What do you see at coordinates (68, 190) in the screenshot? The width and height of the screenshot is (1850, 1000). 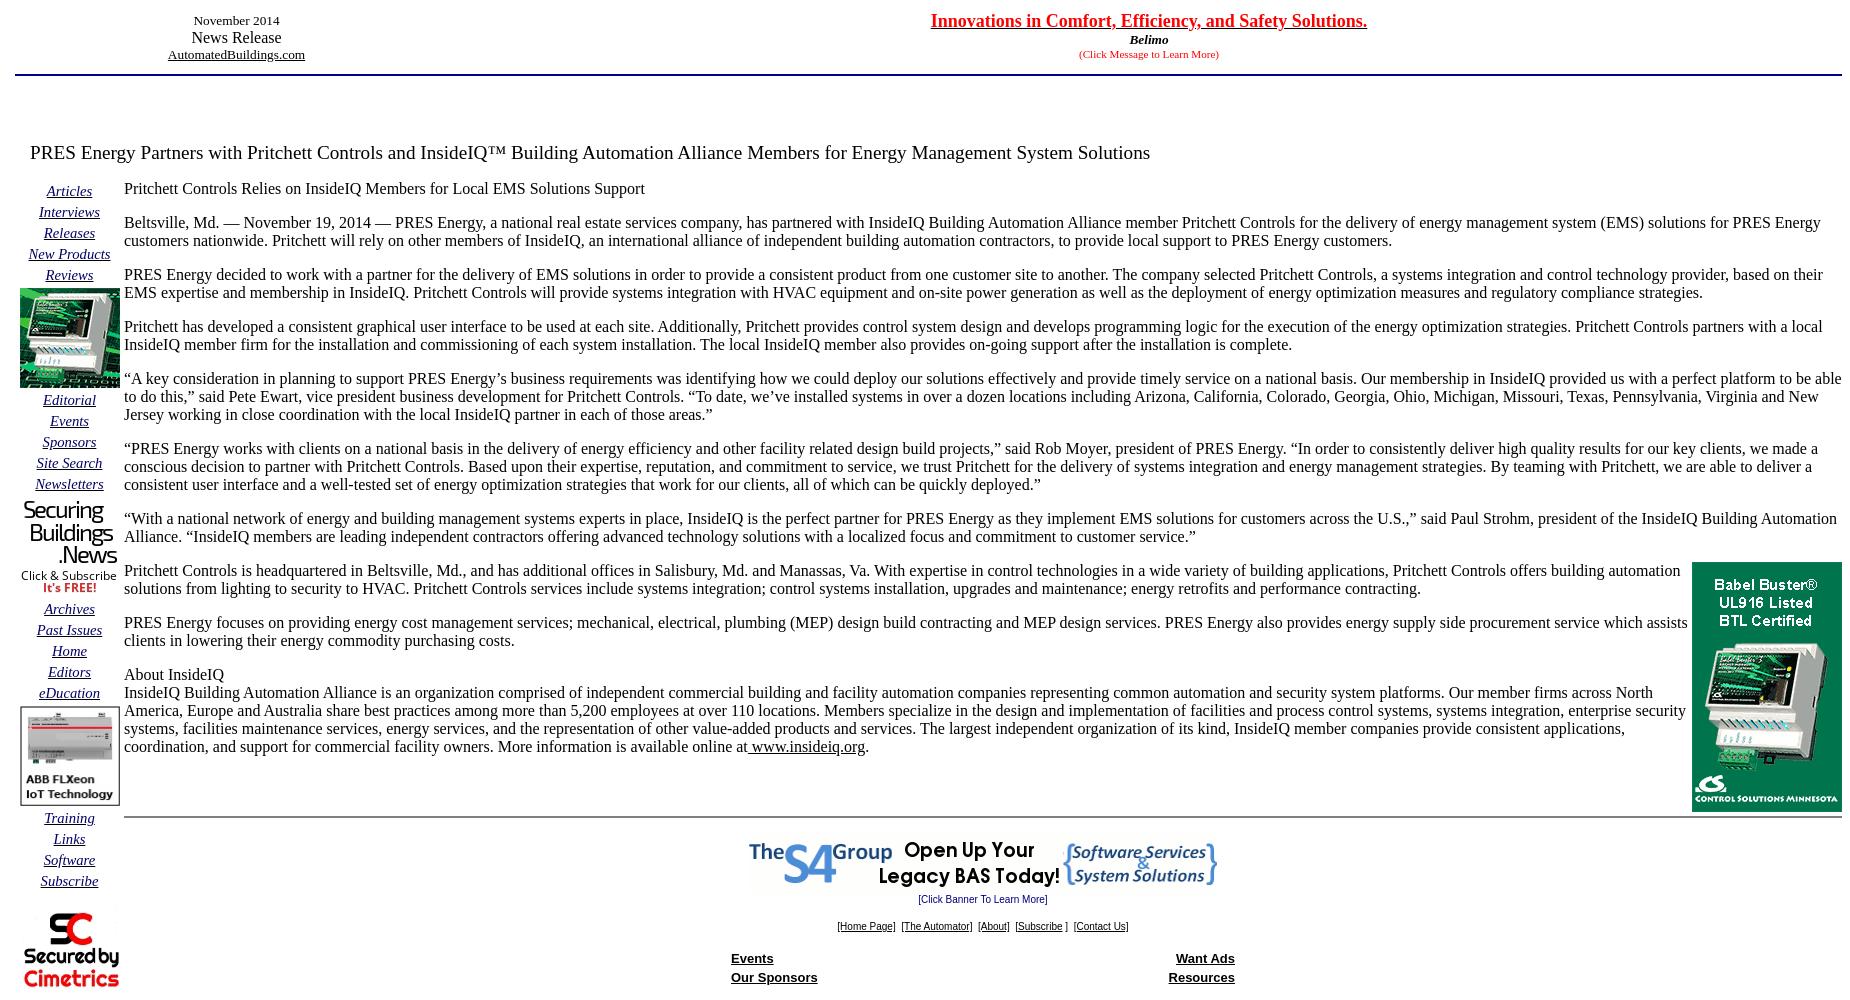 I see `'Articles'` at bounding box center [68, 190].